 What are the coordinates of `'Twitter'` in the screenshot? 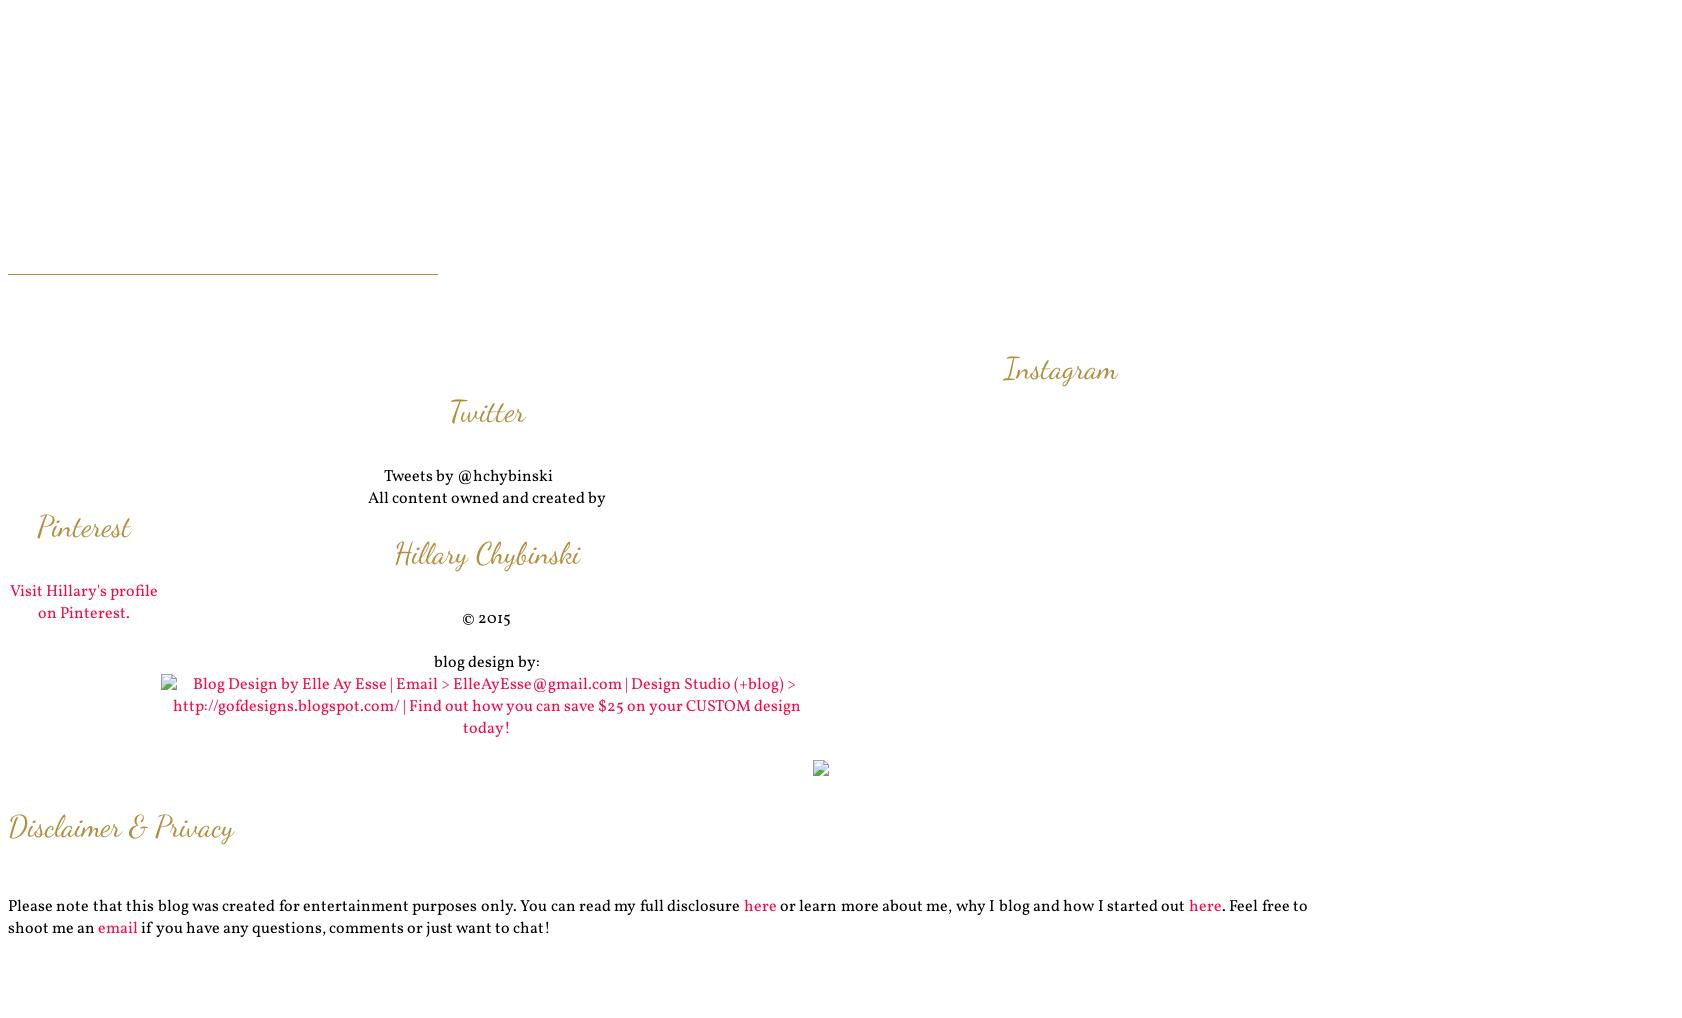 It's located at (485, 409).